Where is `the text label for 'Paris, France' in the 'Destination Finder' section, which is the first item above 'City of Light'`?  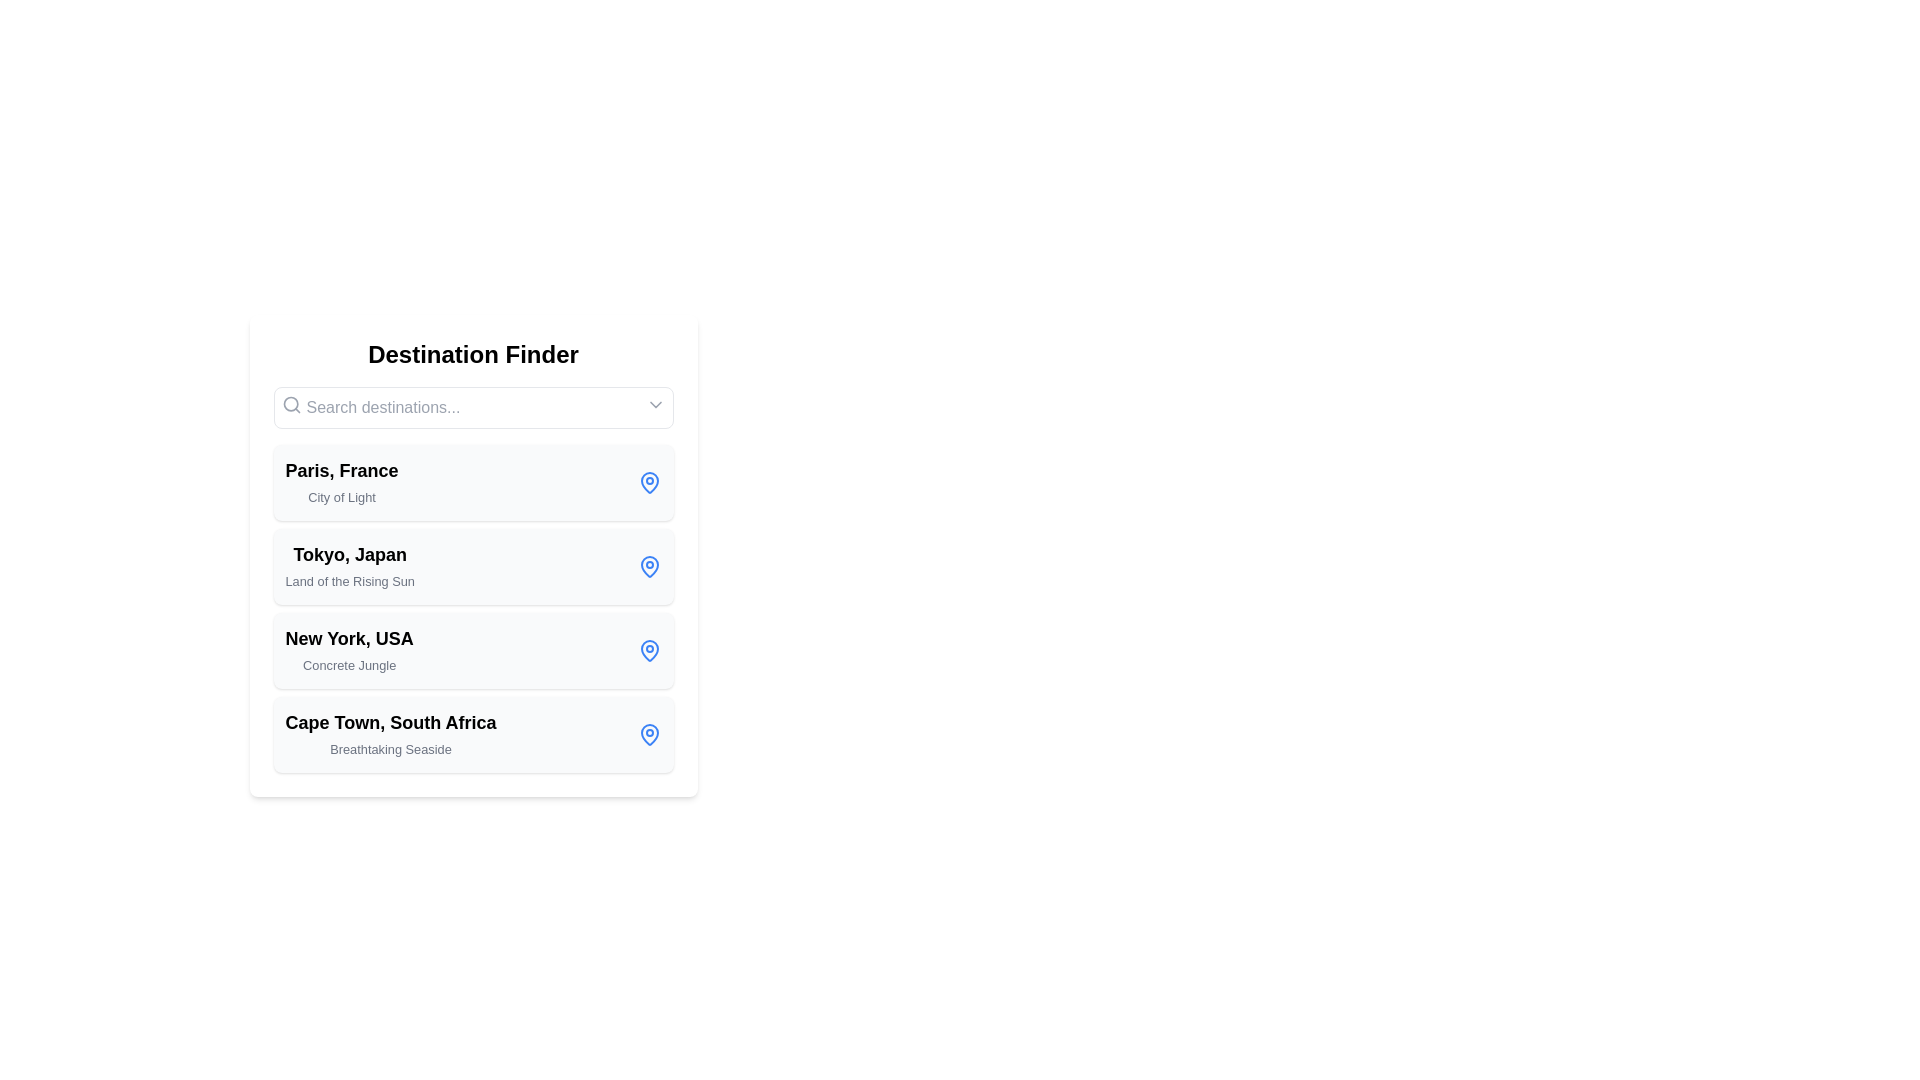
the text label for 'Paris, France' in the 'Destination Finder' section, which is the first item above 'City of Light' is located at coordinates (341, 470).